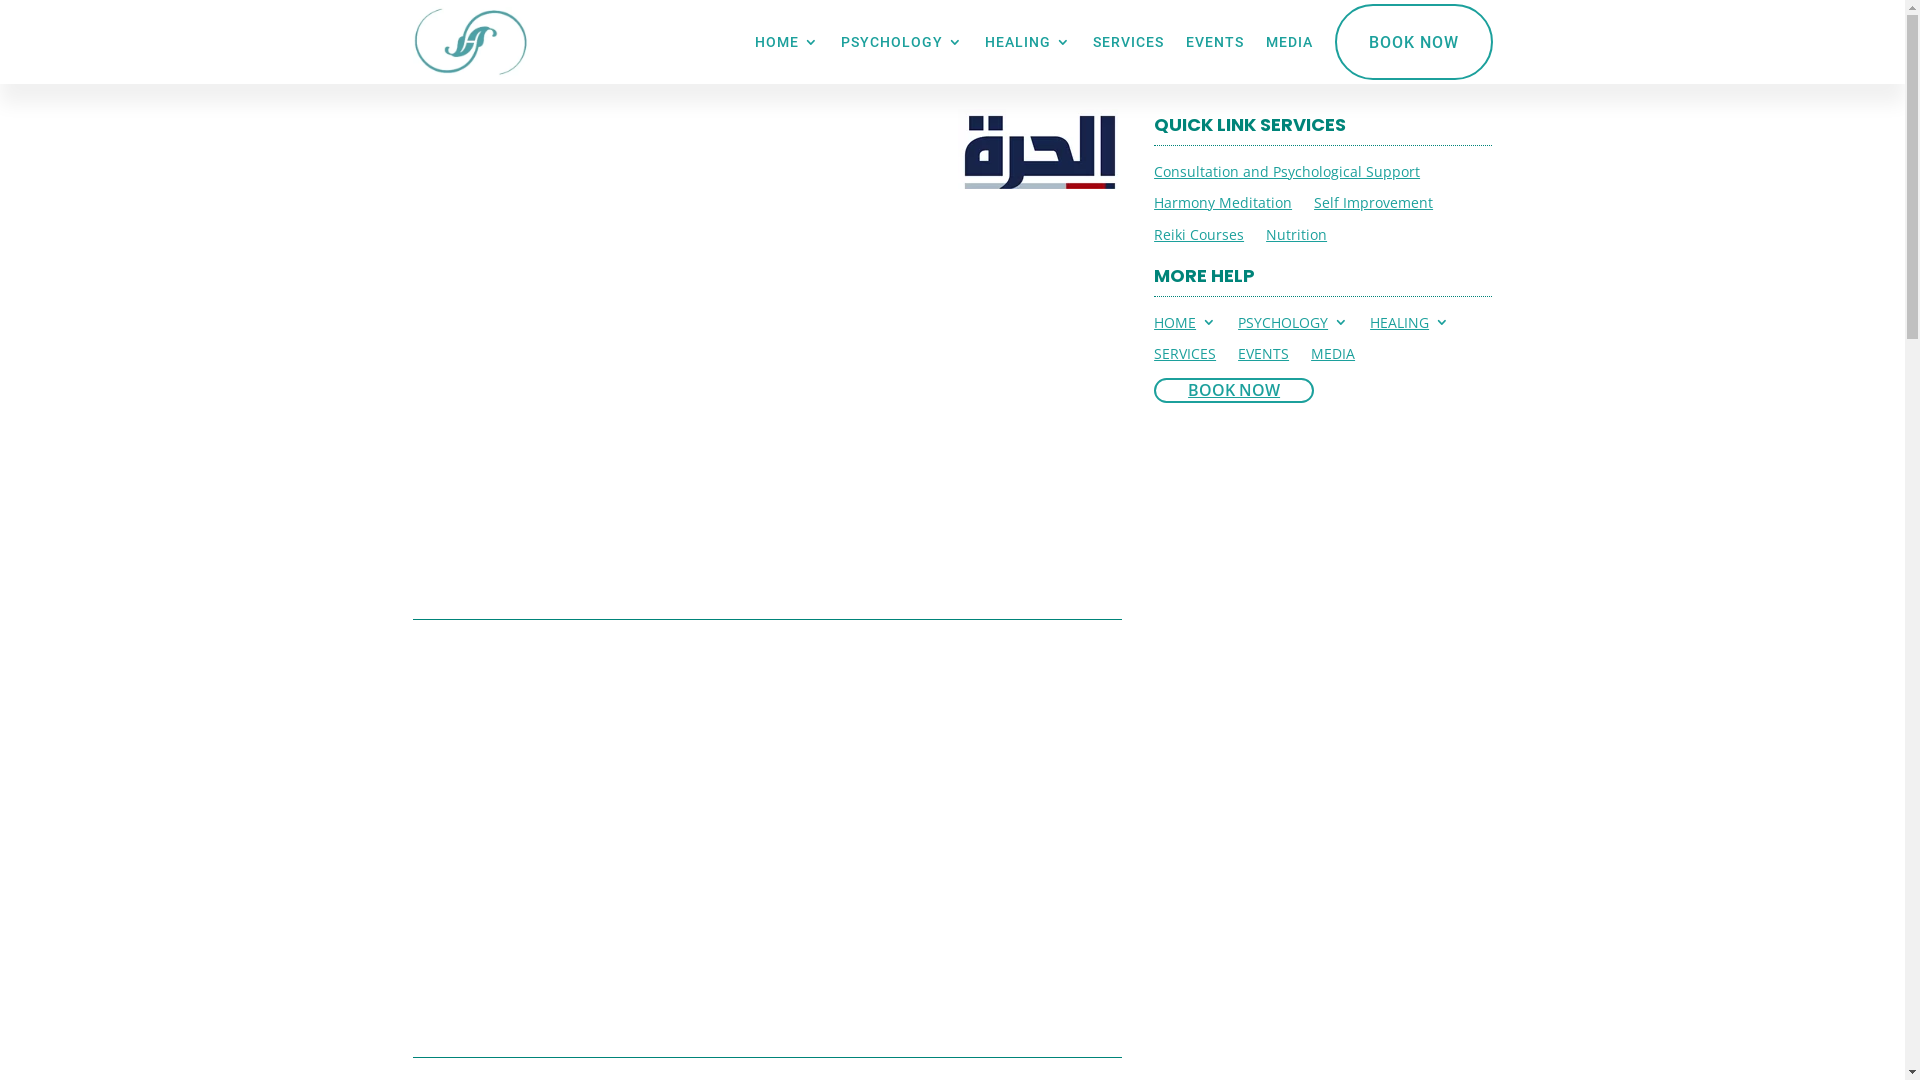 The image size is (1920, 1080). What do you see at coordinates (900, 42) in the screenshot?
I see `'PSYCHOLOGY'` at bounding box center [900, 42].